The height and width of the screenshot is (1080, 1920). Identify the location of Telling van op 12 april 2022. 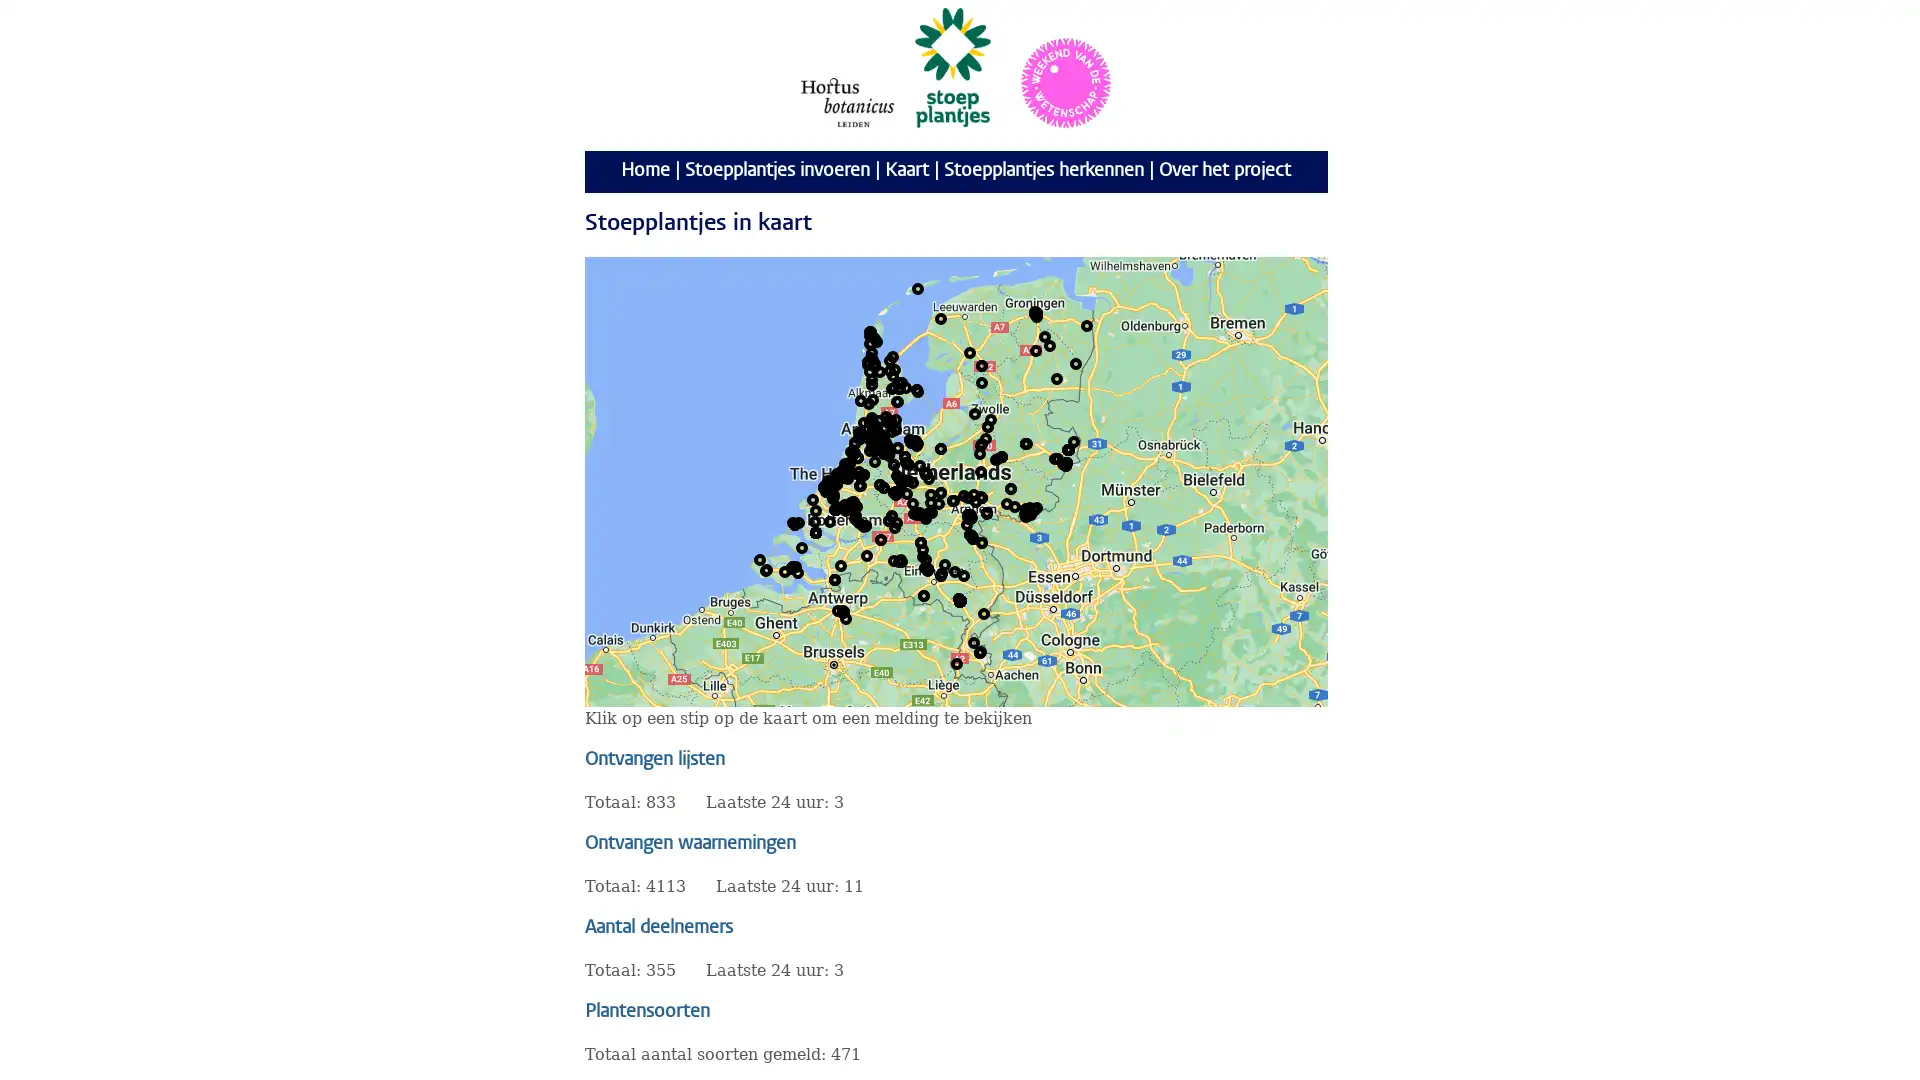
(828, 485).